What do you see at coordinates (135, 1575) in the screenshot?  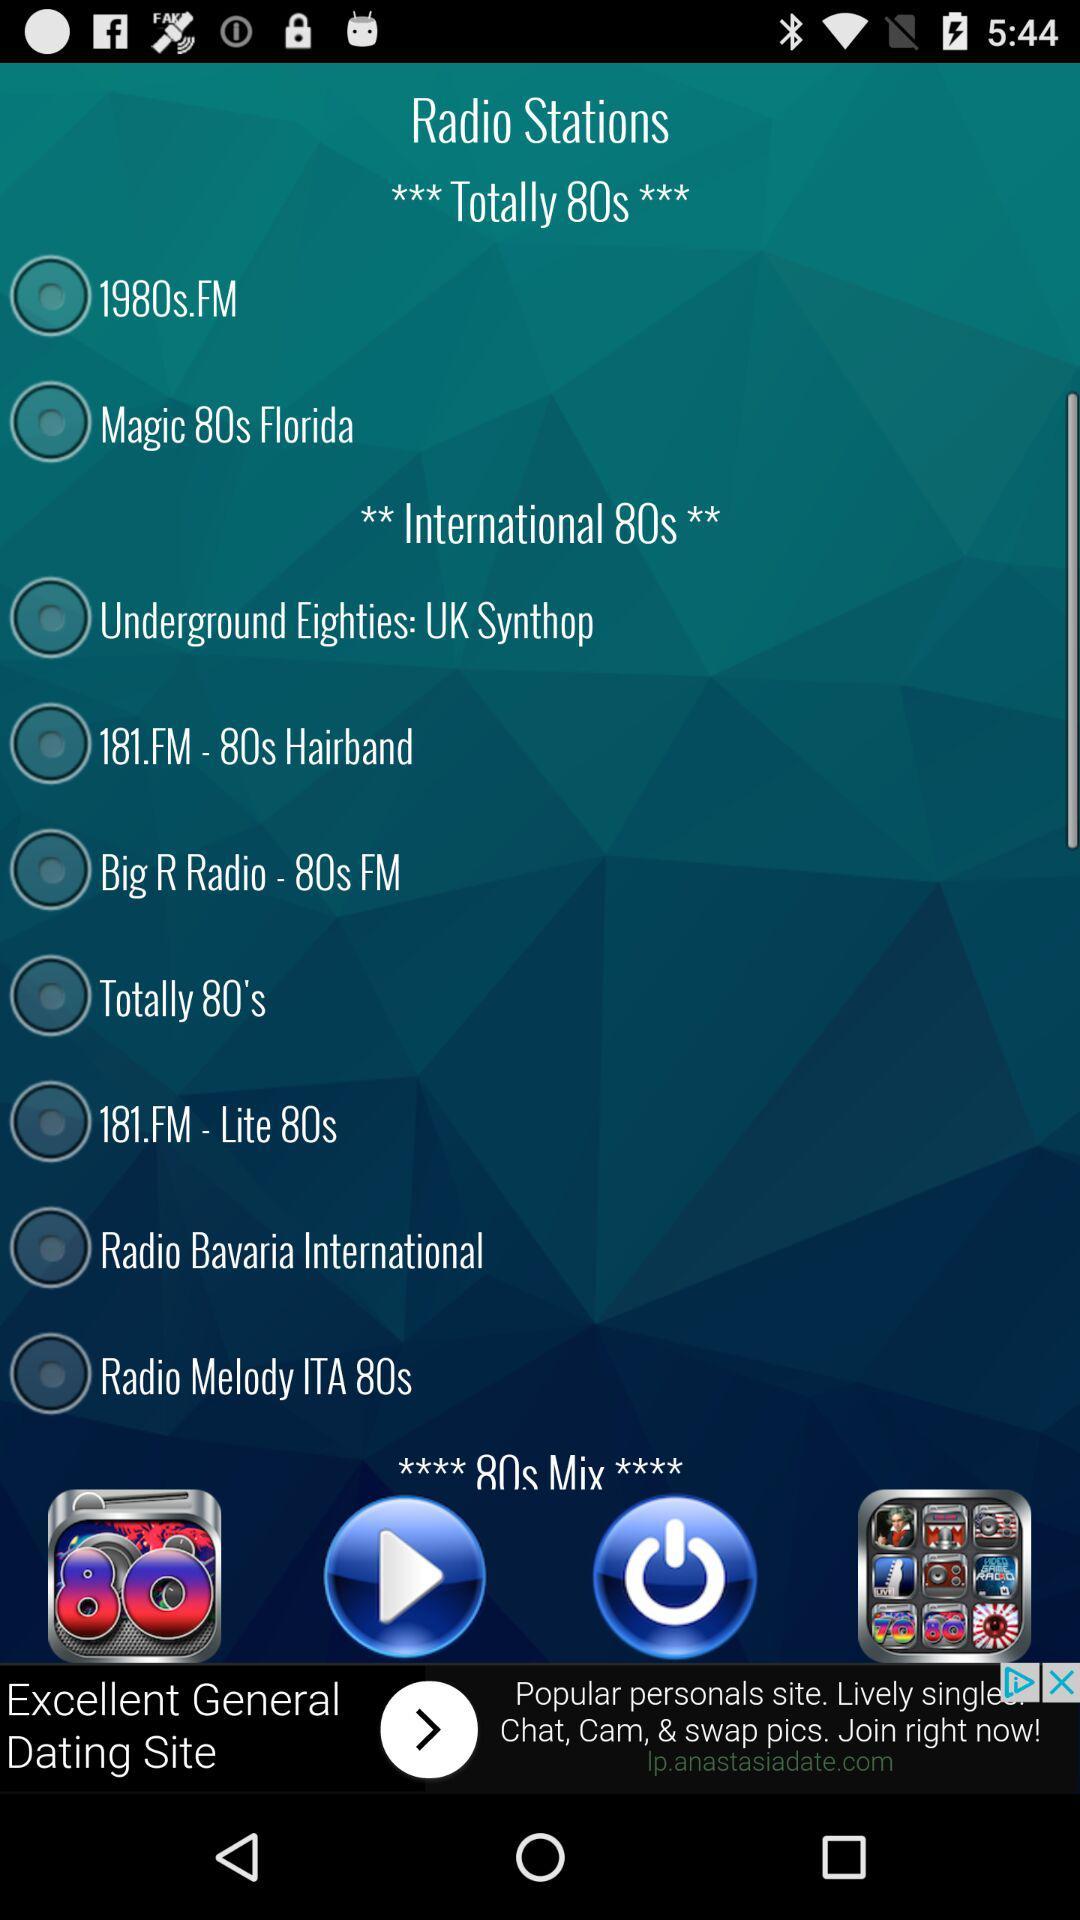 I see `totally 80 's music` at bounding box center [135, 1575].